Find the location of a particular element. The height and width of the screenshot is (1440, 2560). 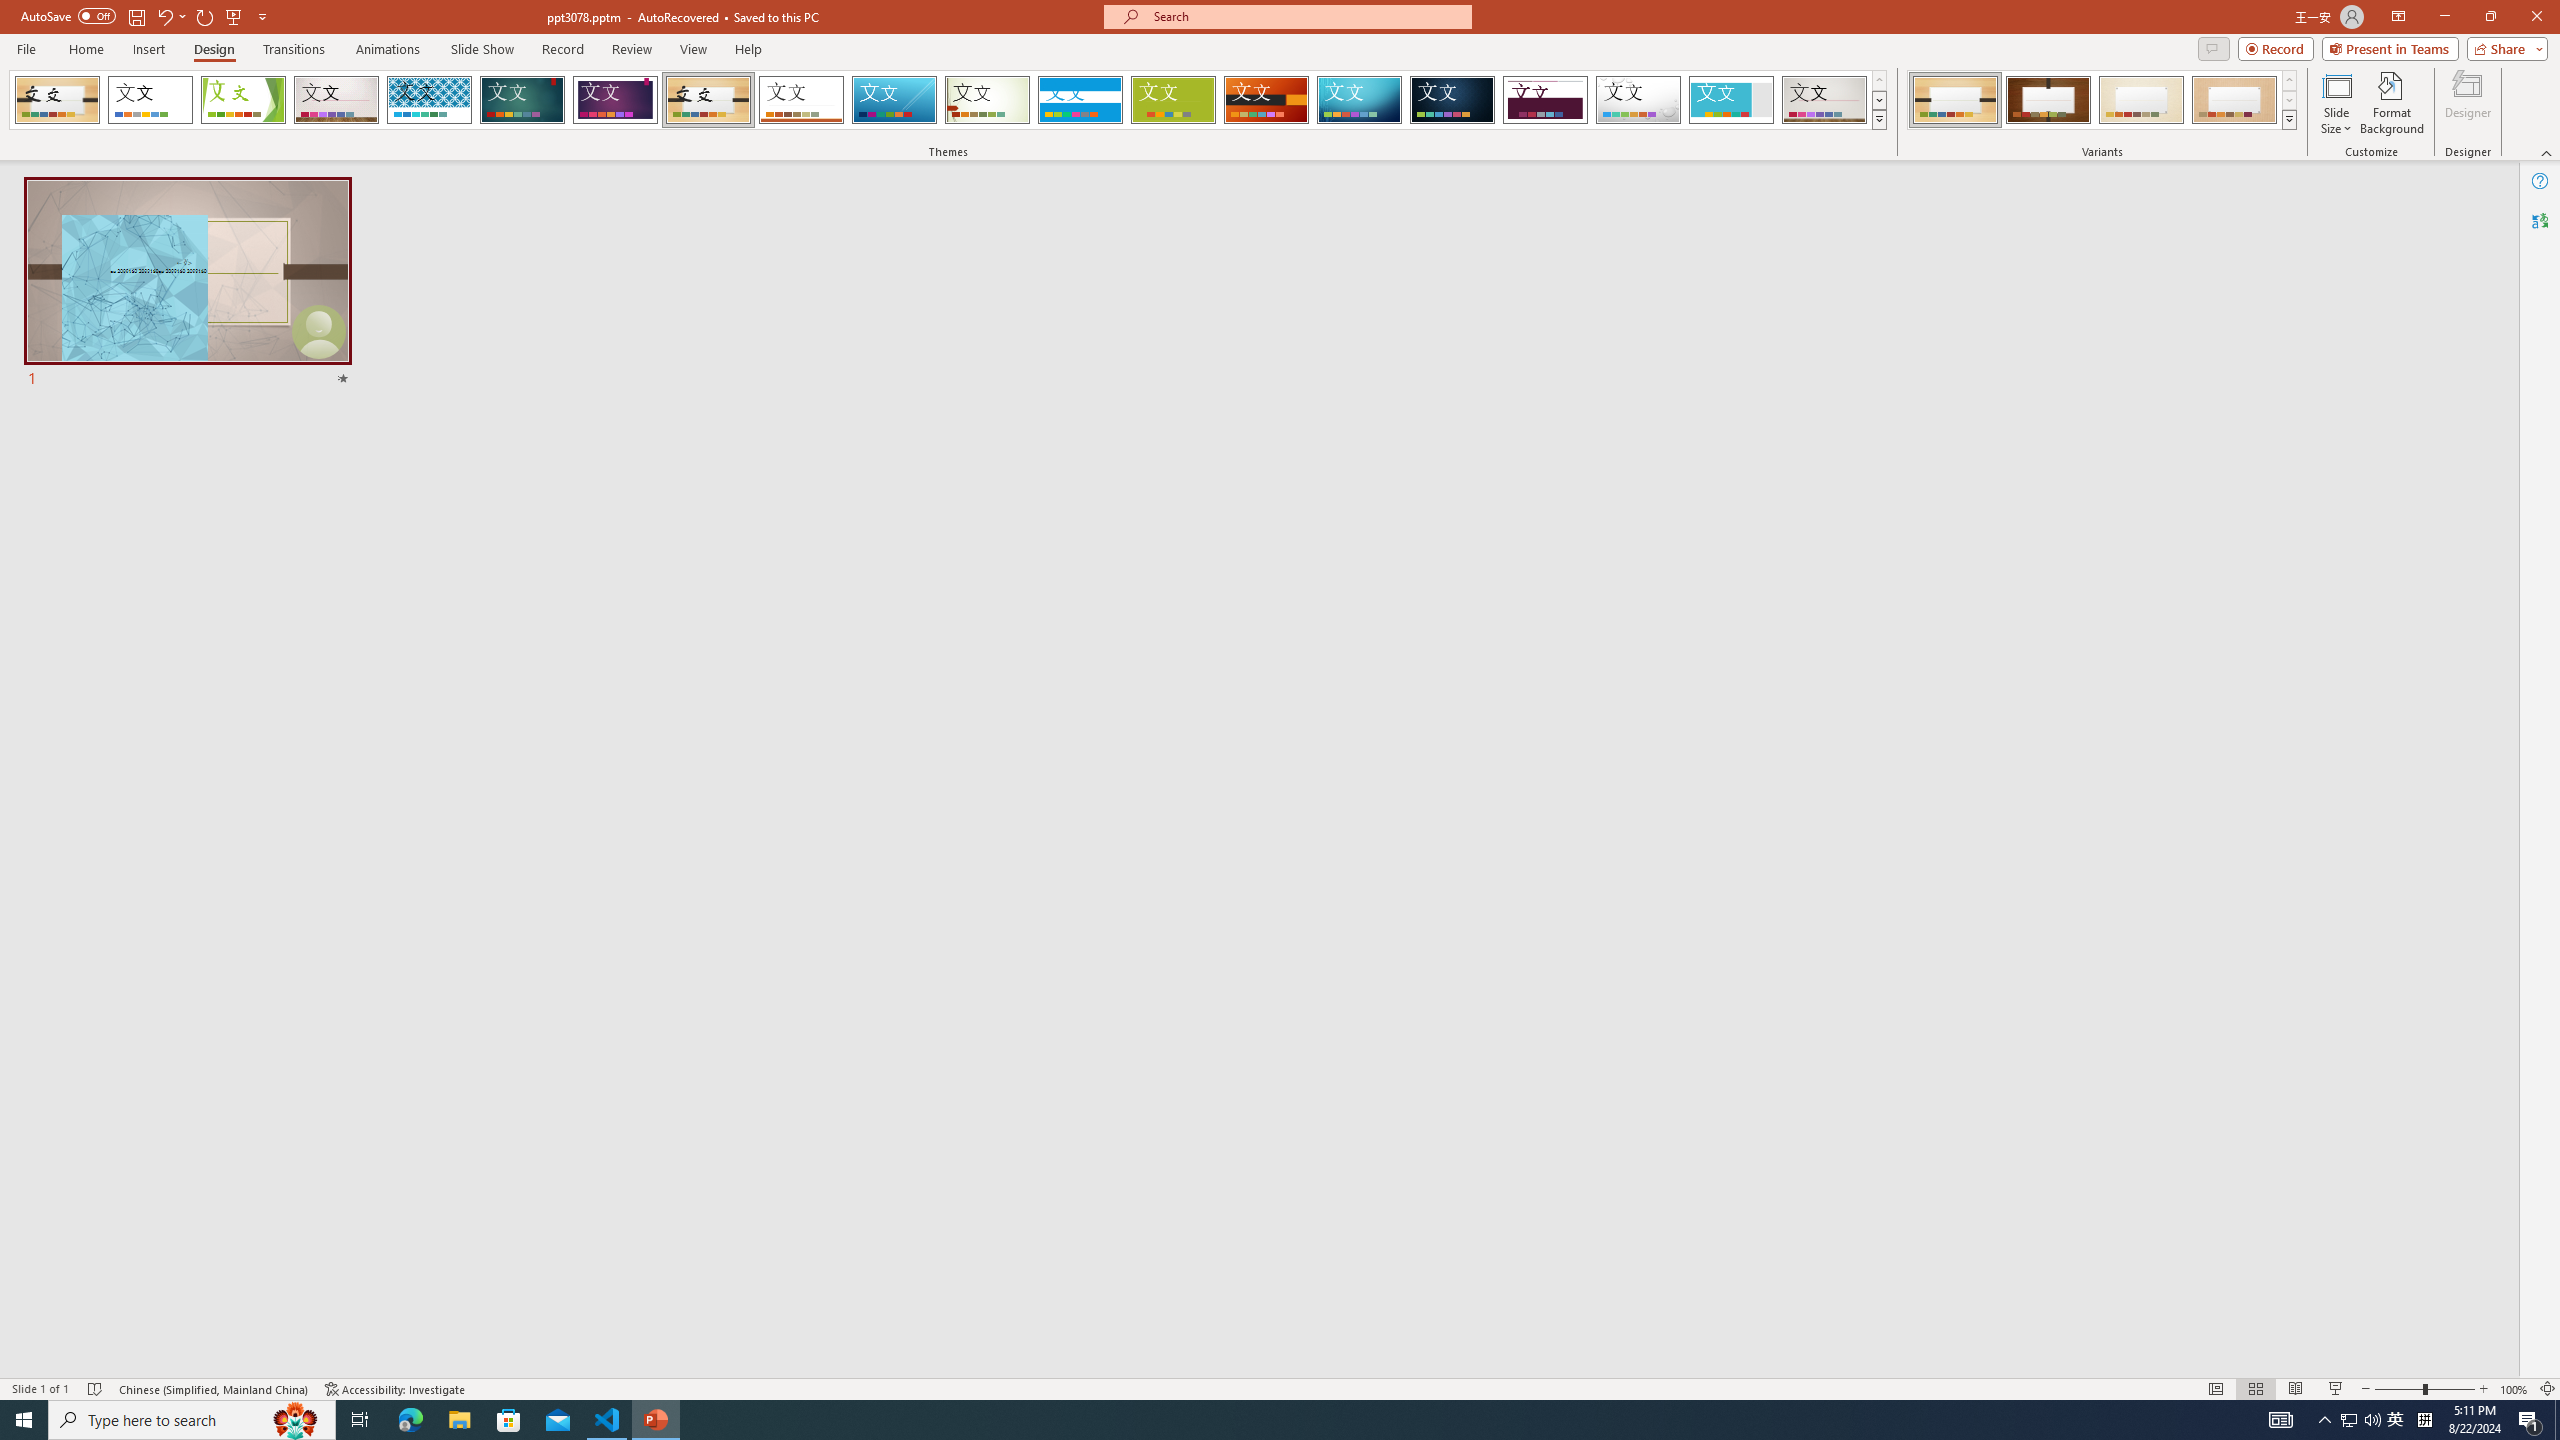

'Droplet' is located at coordinates (1638, 99).